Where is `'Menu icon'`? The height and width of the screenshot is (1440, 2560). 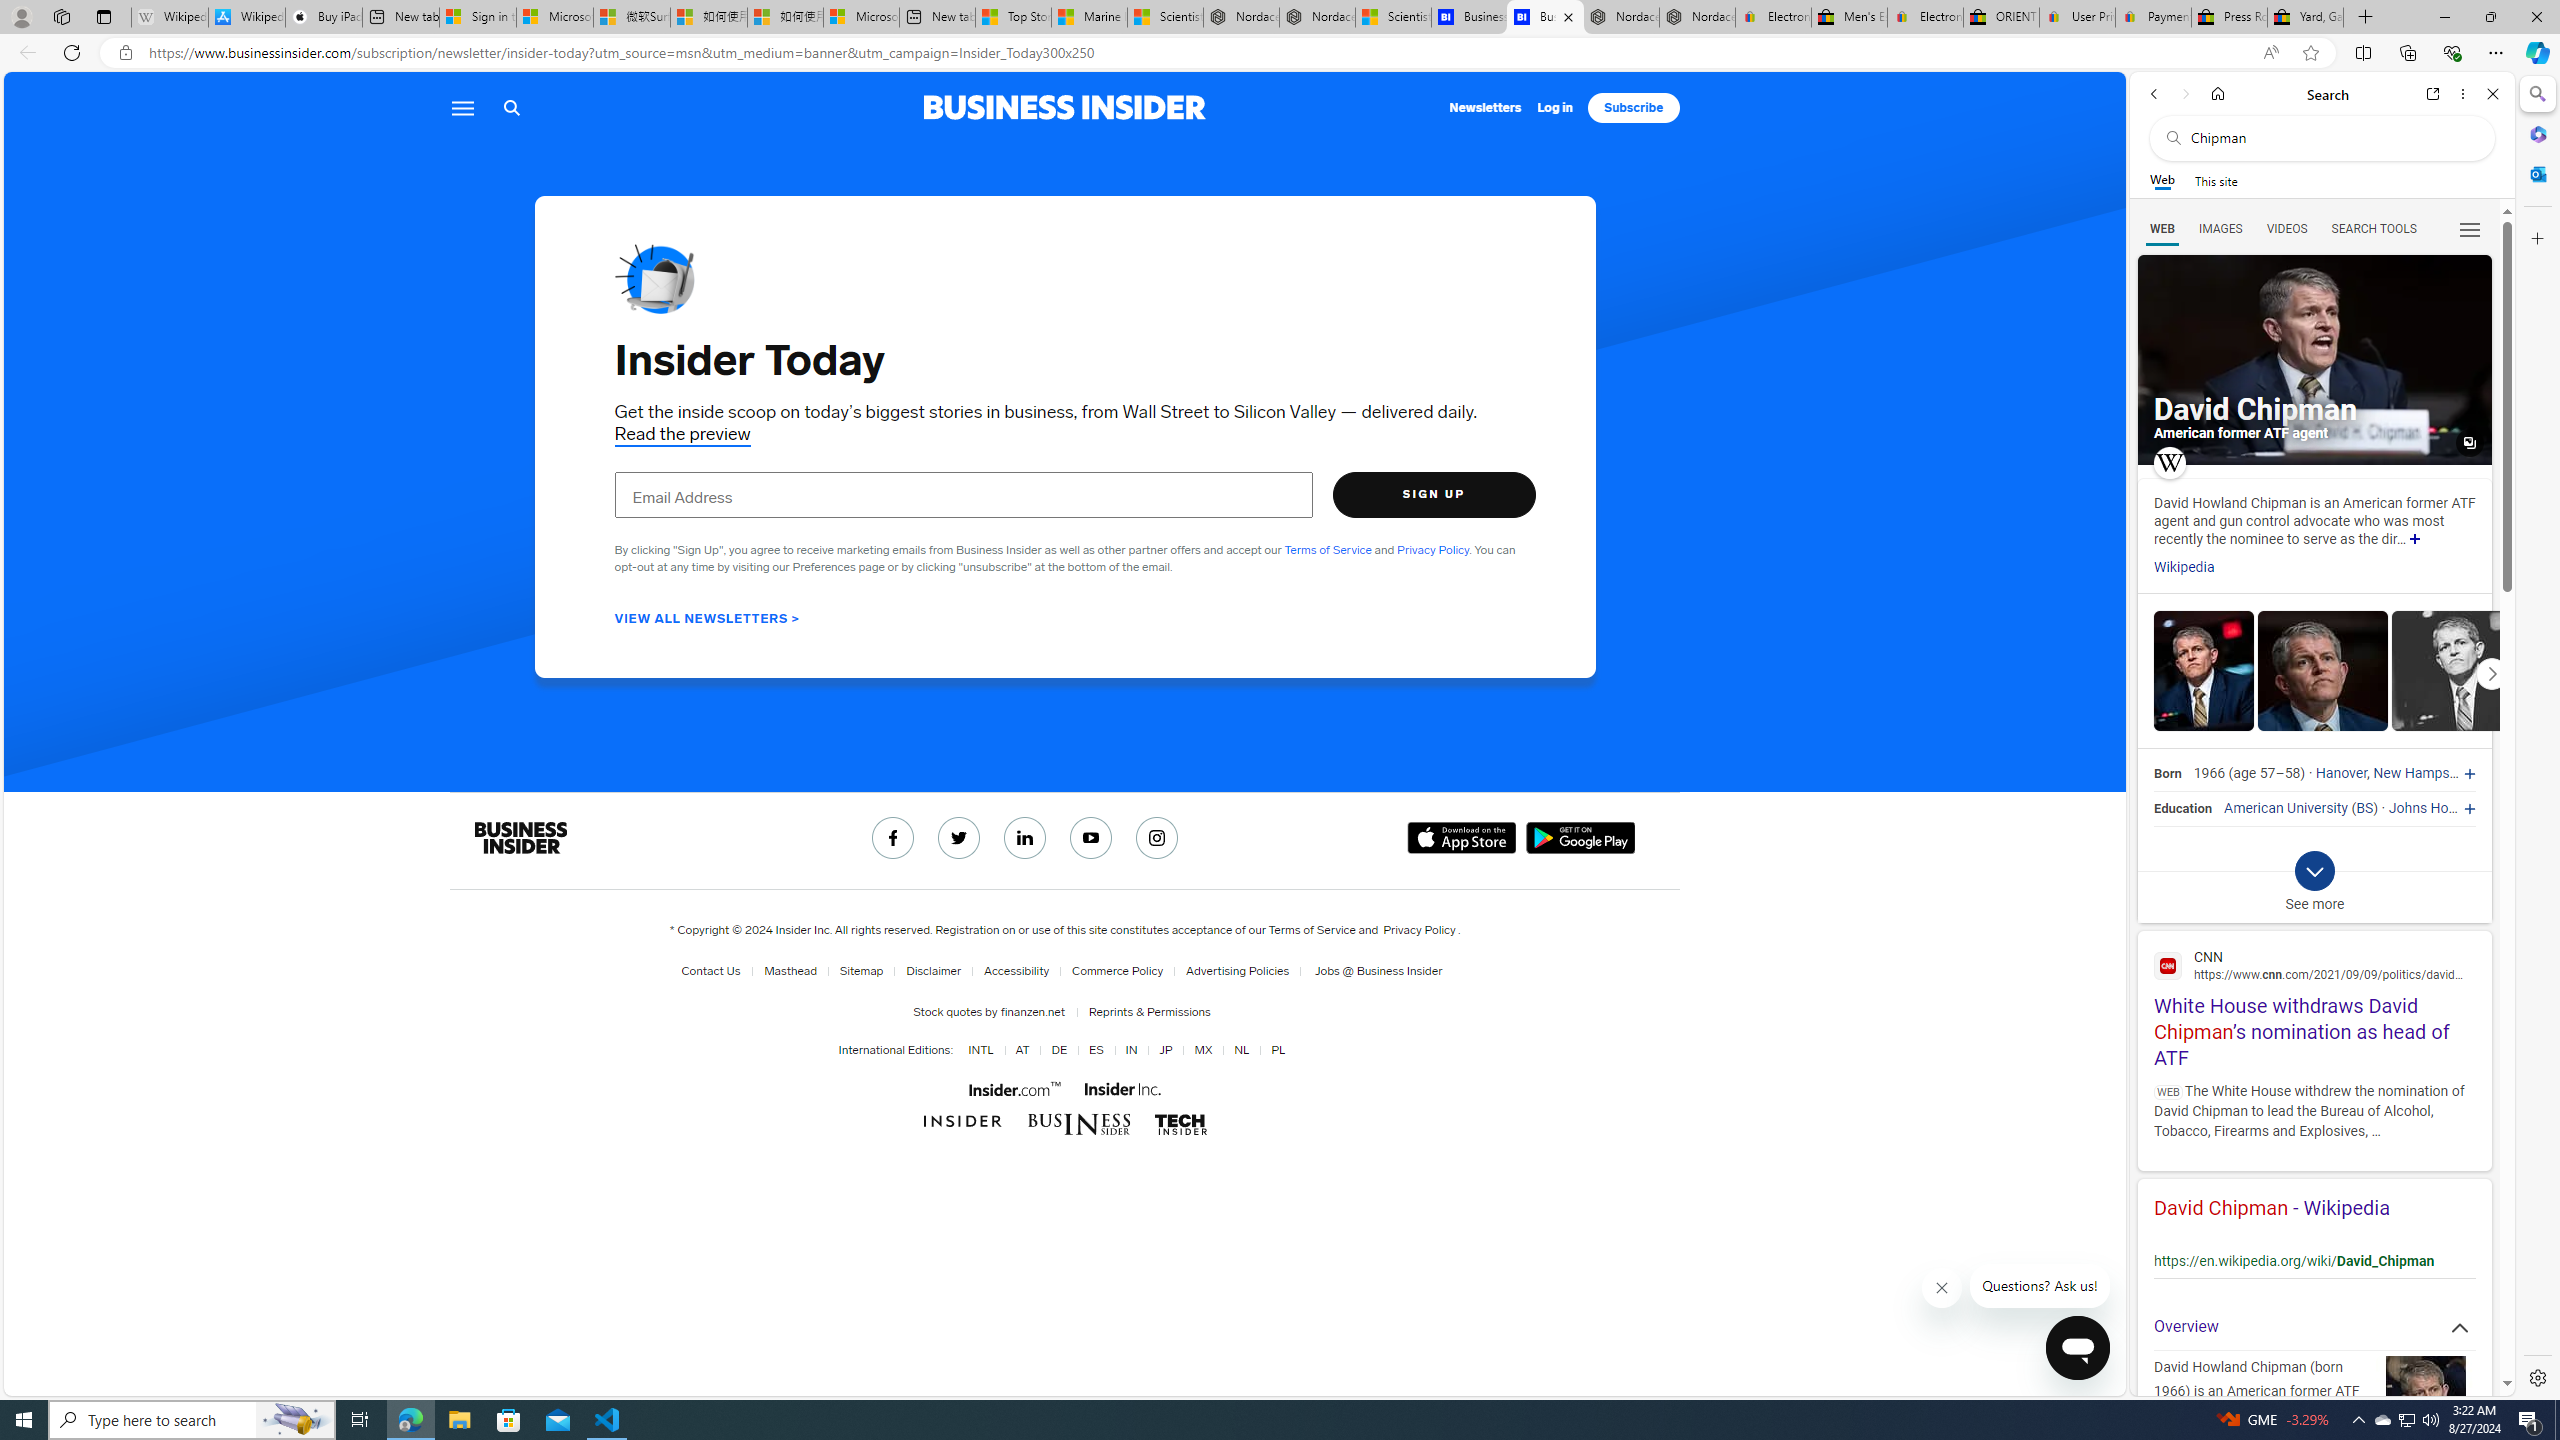
'Menu icon' is located at coordinates (462, 107).